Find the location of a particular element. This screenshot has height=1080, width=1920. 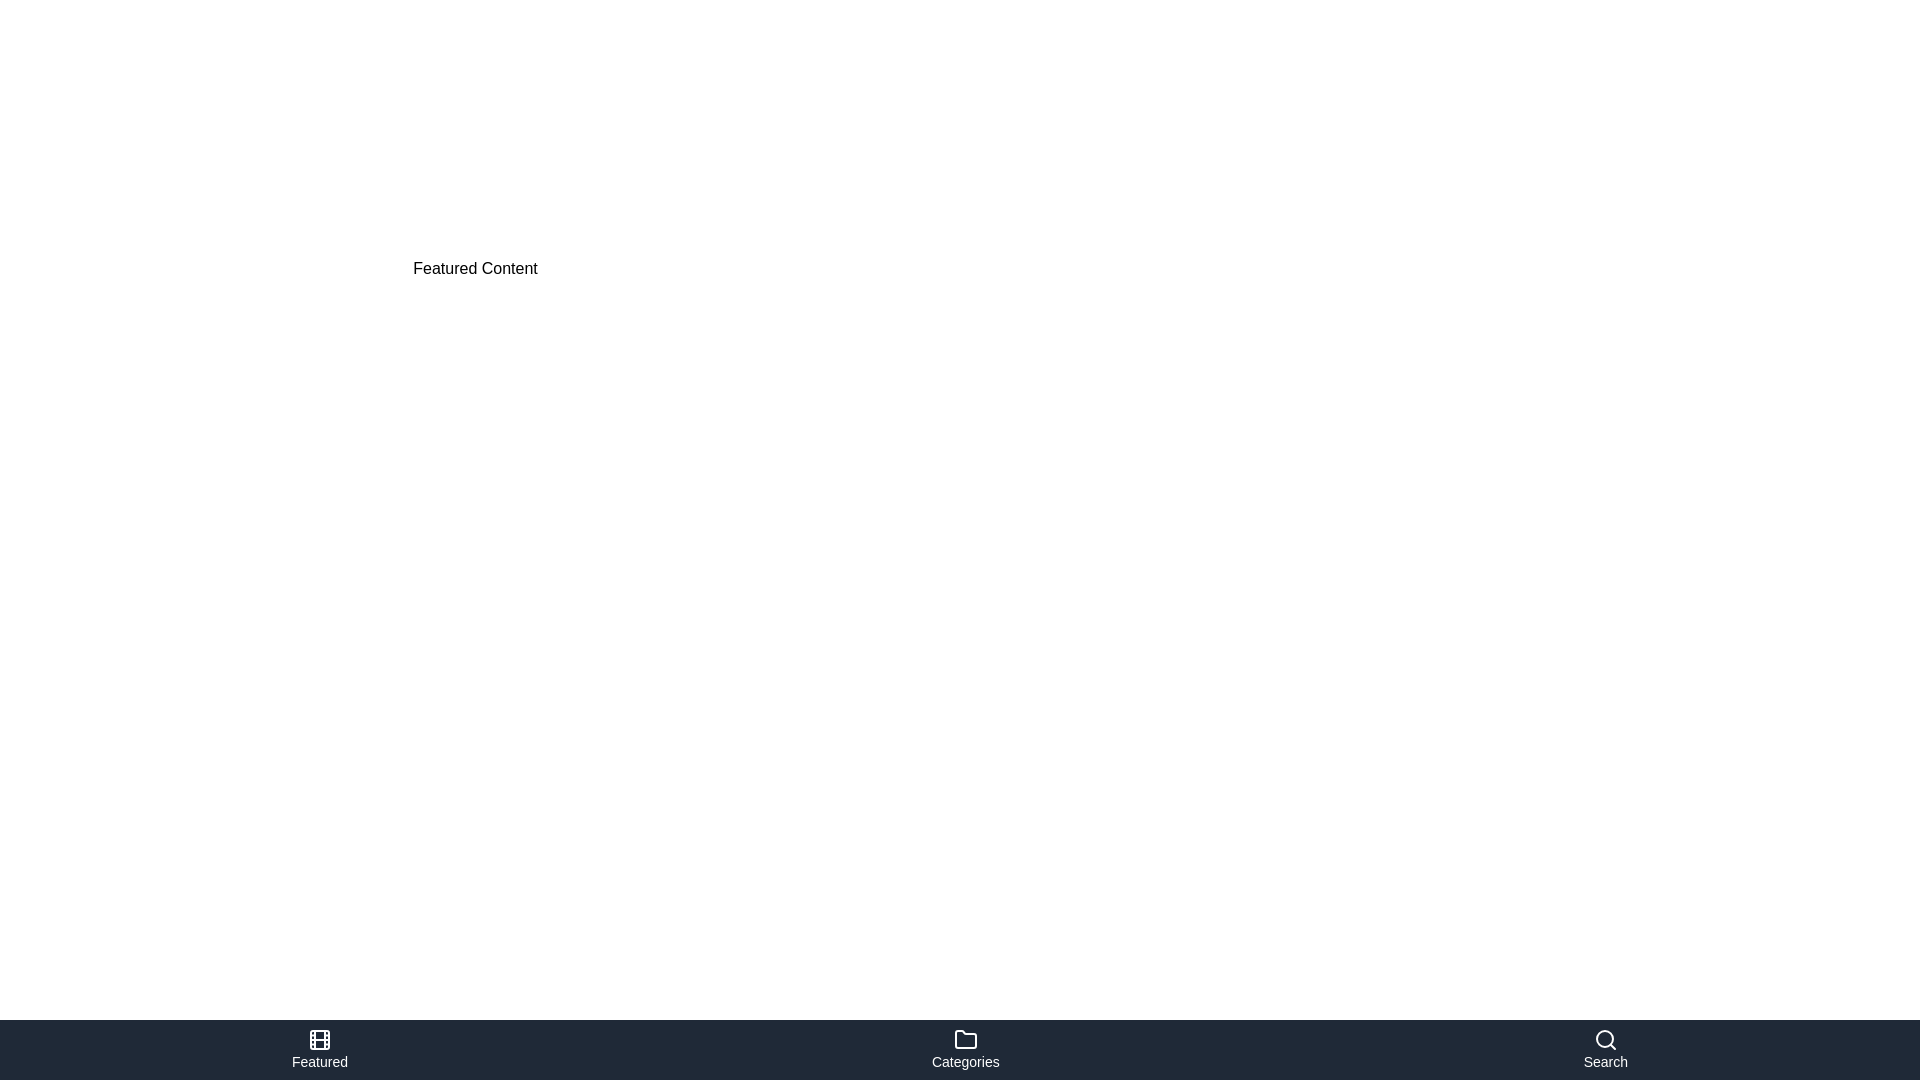

the SVG circle shape representing the lens of the search icon located at the extreme right of the bottom navigation bar is located at coordinates (1604, 1037).